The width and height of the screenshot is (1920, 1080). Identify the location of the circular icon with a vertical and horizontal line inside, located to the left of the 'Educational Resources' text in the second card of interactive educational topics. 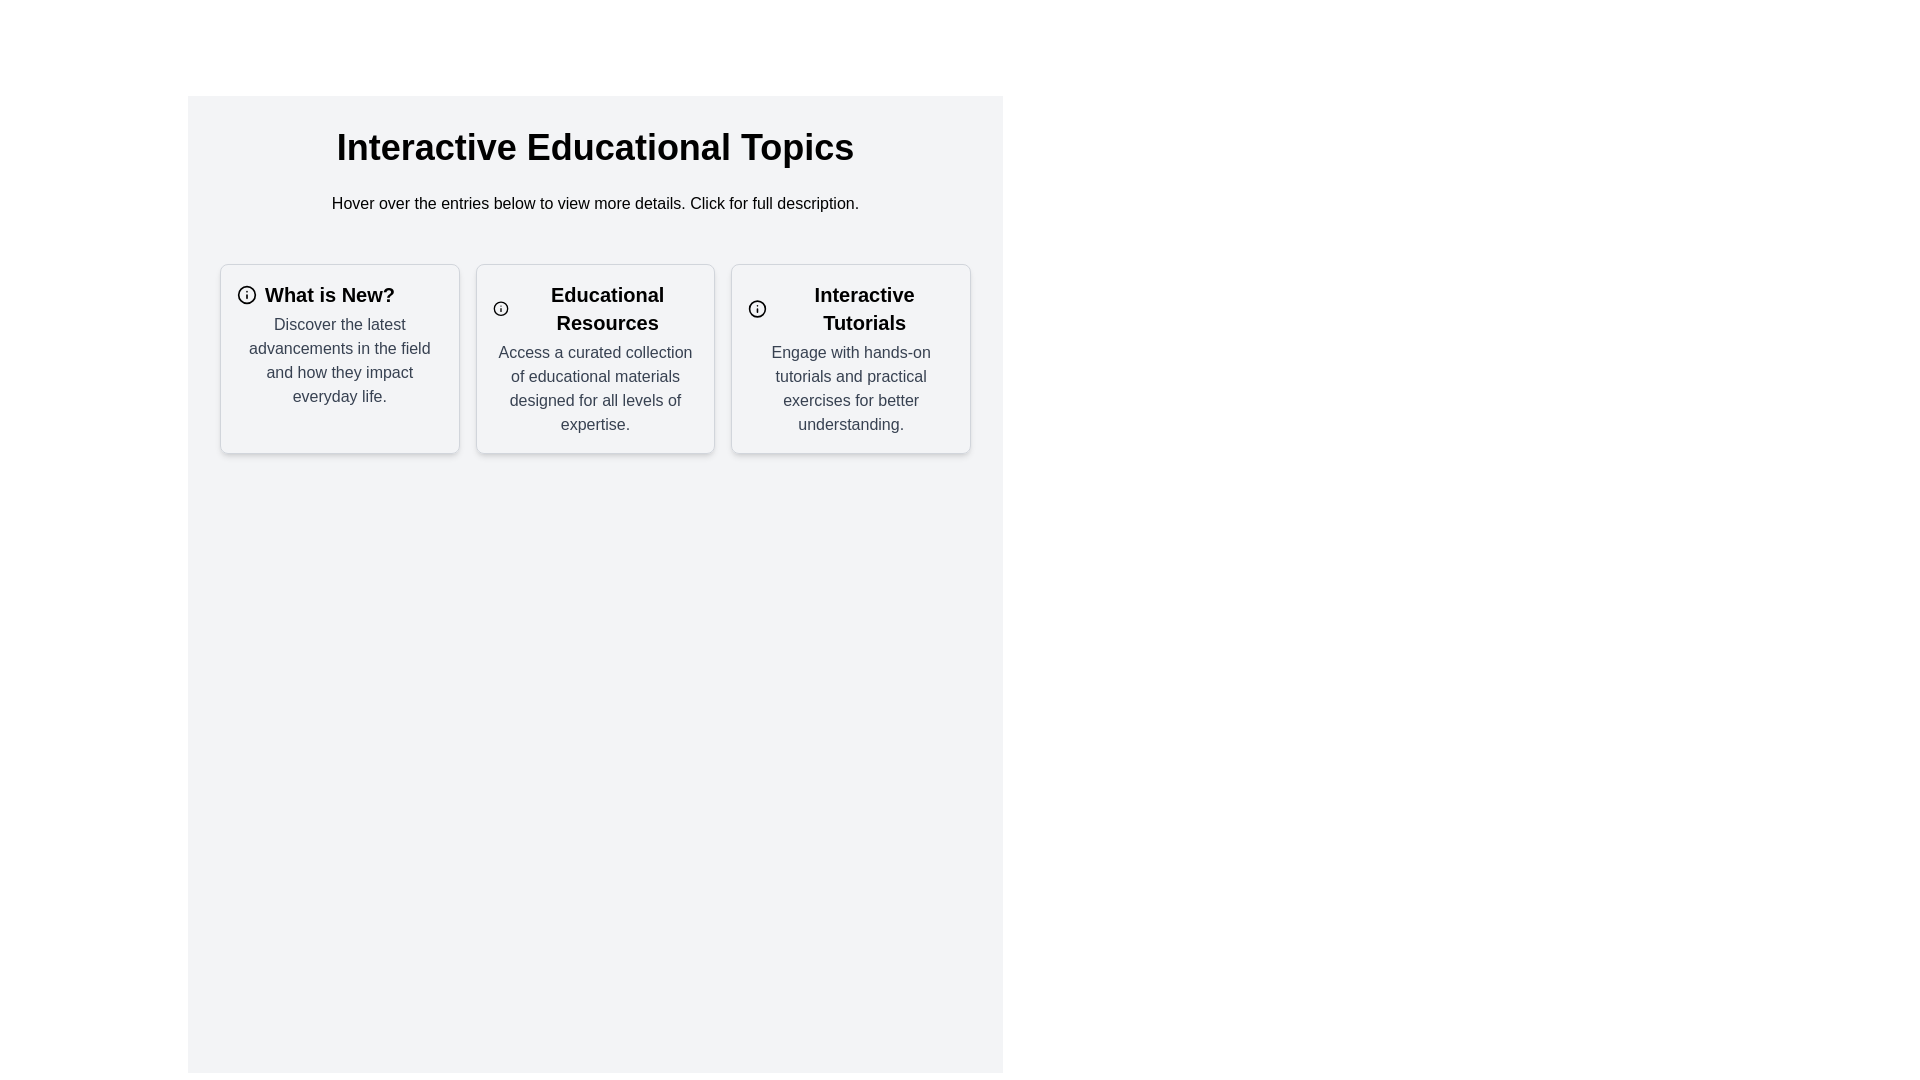
(500, 308).